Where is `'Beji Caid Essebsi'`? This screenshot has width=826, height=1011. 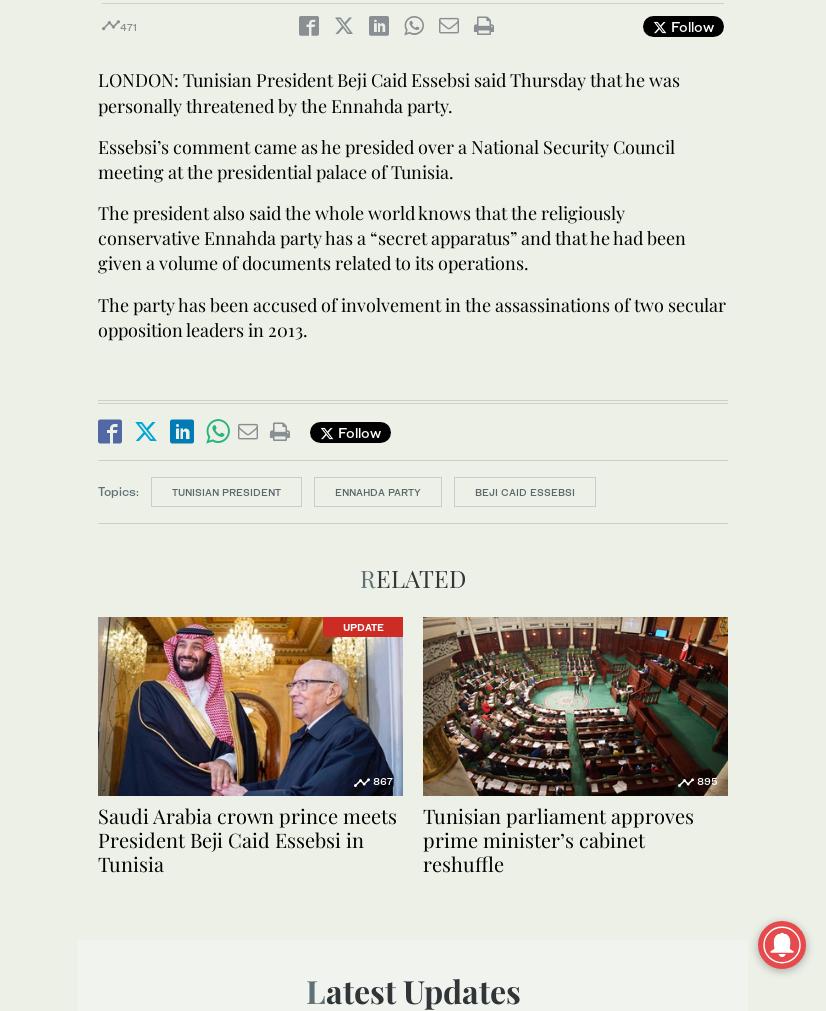
'Beji Caid Essebsi' is located at coordinates (524, 490).